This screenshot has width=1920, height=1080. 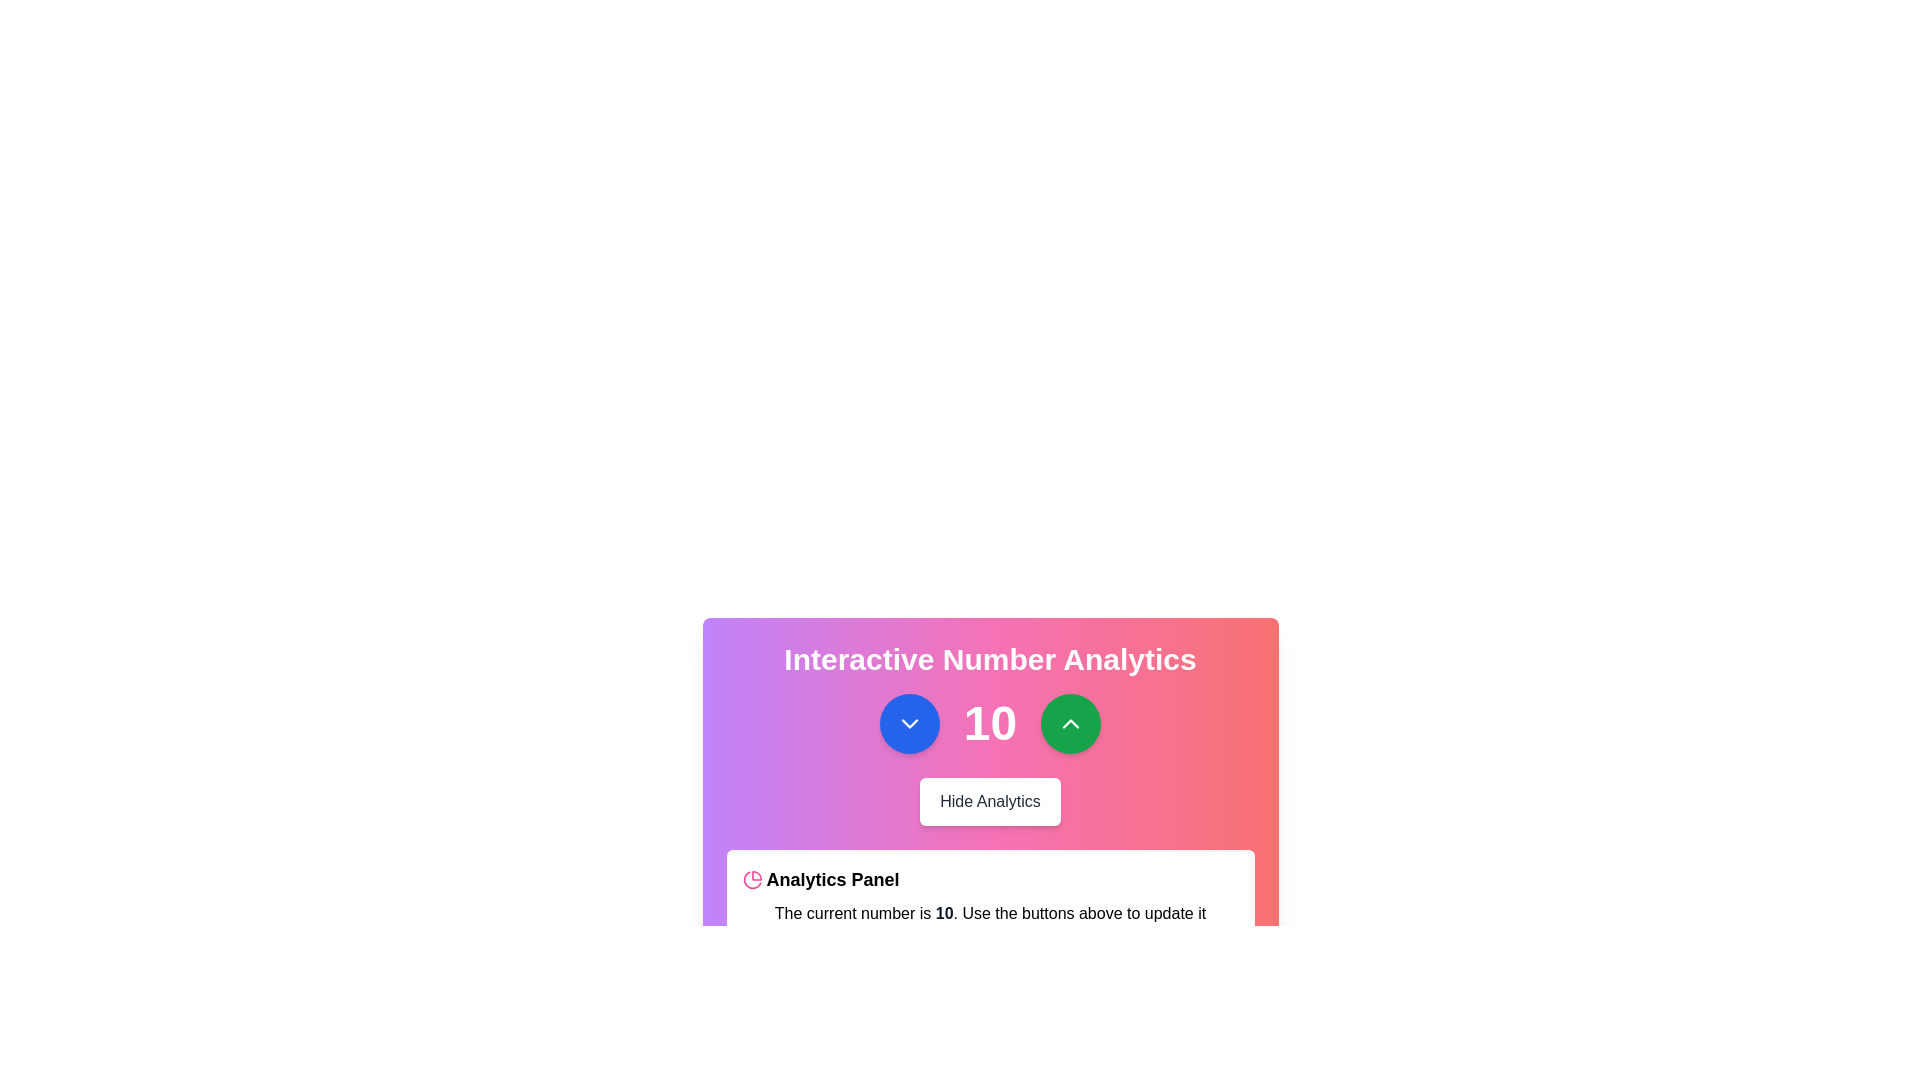 What do you see at coordinates (908, 724) in the screenshot?
I see `the chevron-down button with a blue background and white icon lines, located to the left of the displayed number '10'` at bounding box center [908, 724].